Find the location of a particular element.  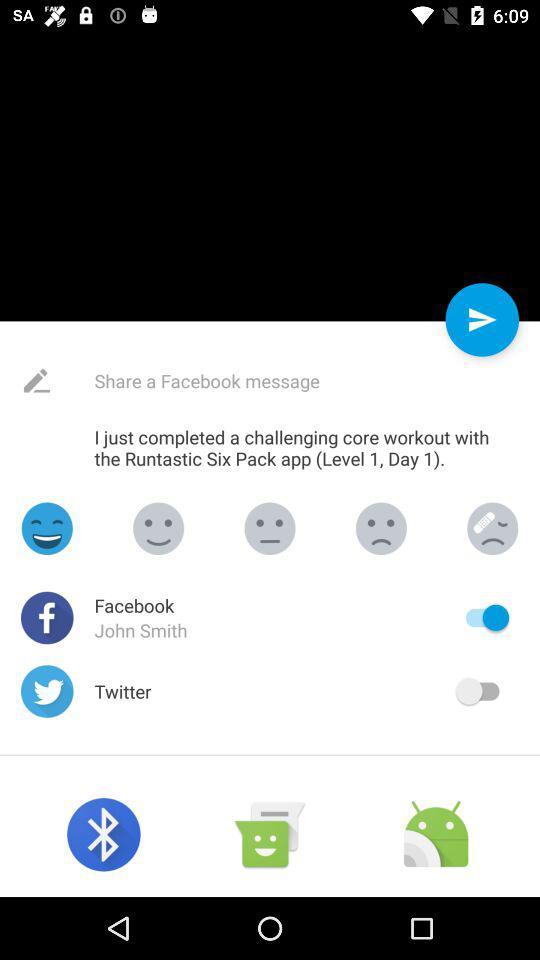

share the article is located at coordinates (254, 380).